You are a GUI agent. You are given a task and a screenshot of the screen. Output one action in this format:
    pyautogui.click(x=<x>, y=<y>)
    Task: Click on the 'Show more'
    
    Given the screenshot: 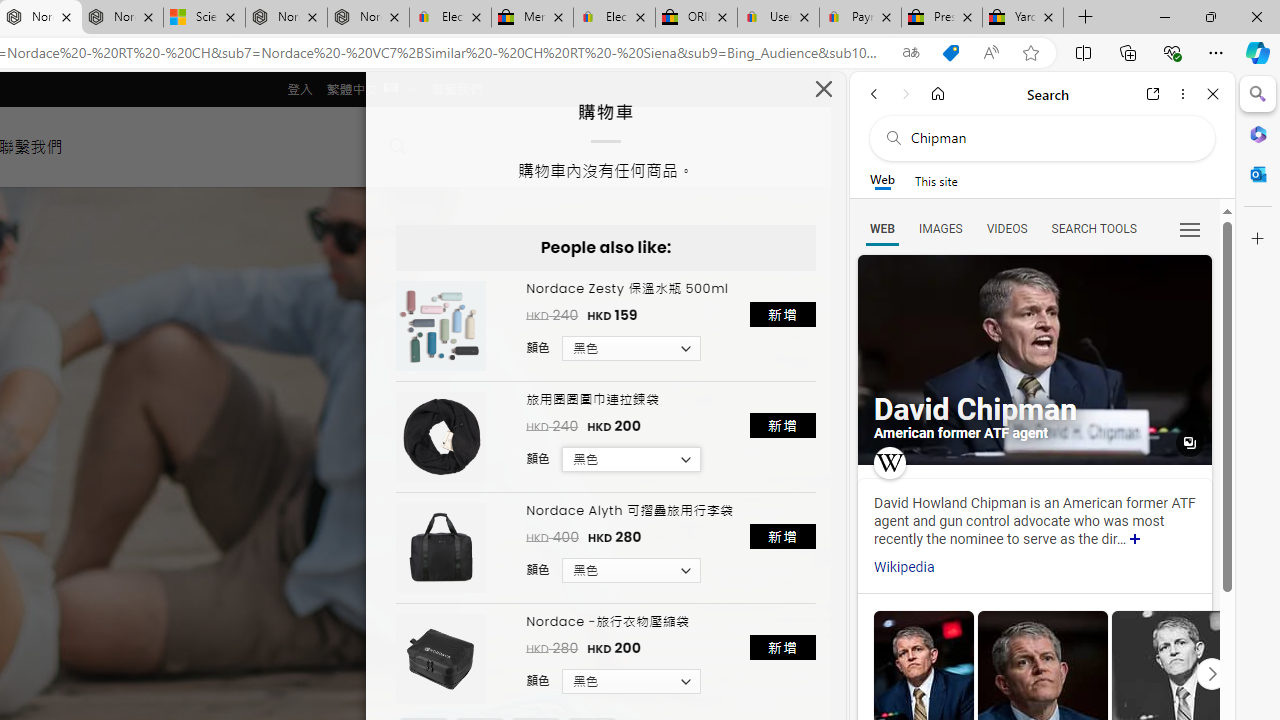 What is the action you would take?
    pyautogui.click(x=1135, y=540)
    